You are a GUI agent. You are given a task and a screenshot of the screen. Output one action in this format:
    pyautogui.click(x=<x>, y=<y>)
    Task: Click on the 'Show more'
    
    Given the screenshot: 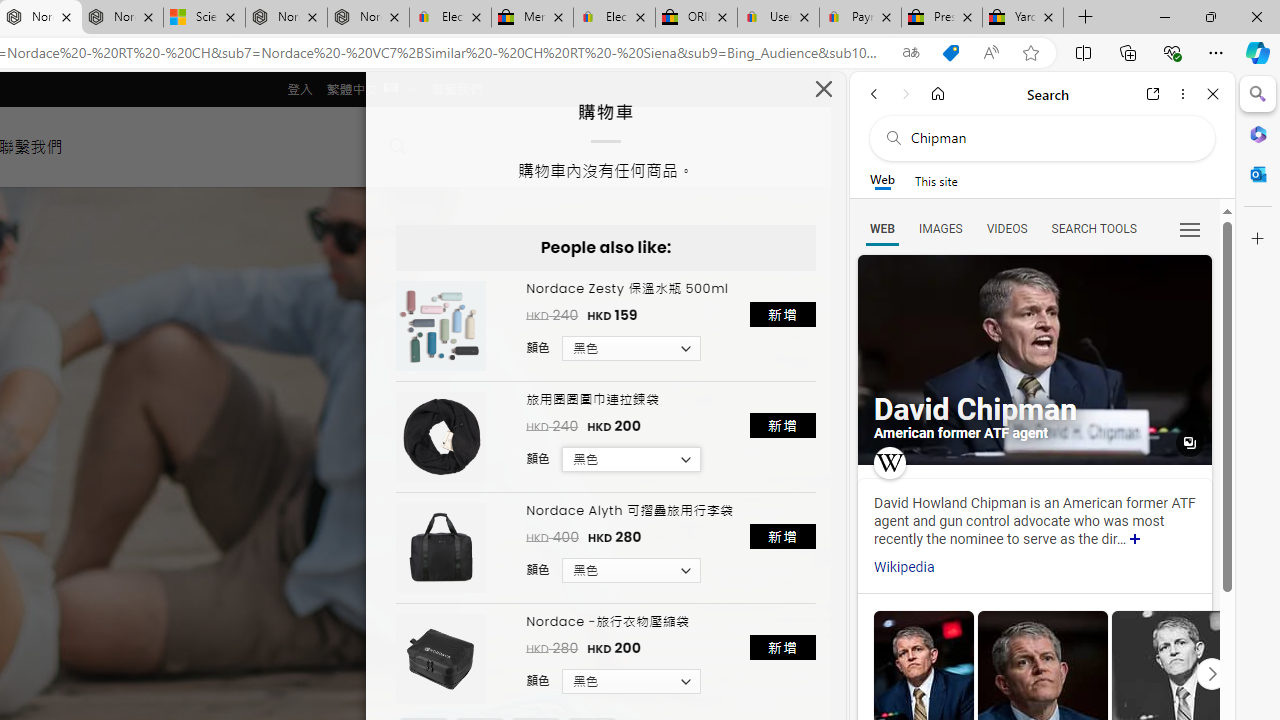 What is the action you would take?
    pyautogui.click(x=1135, y=540)
    